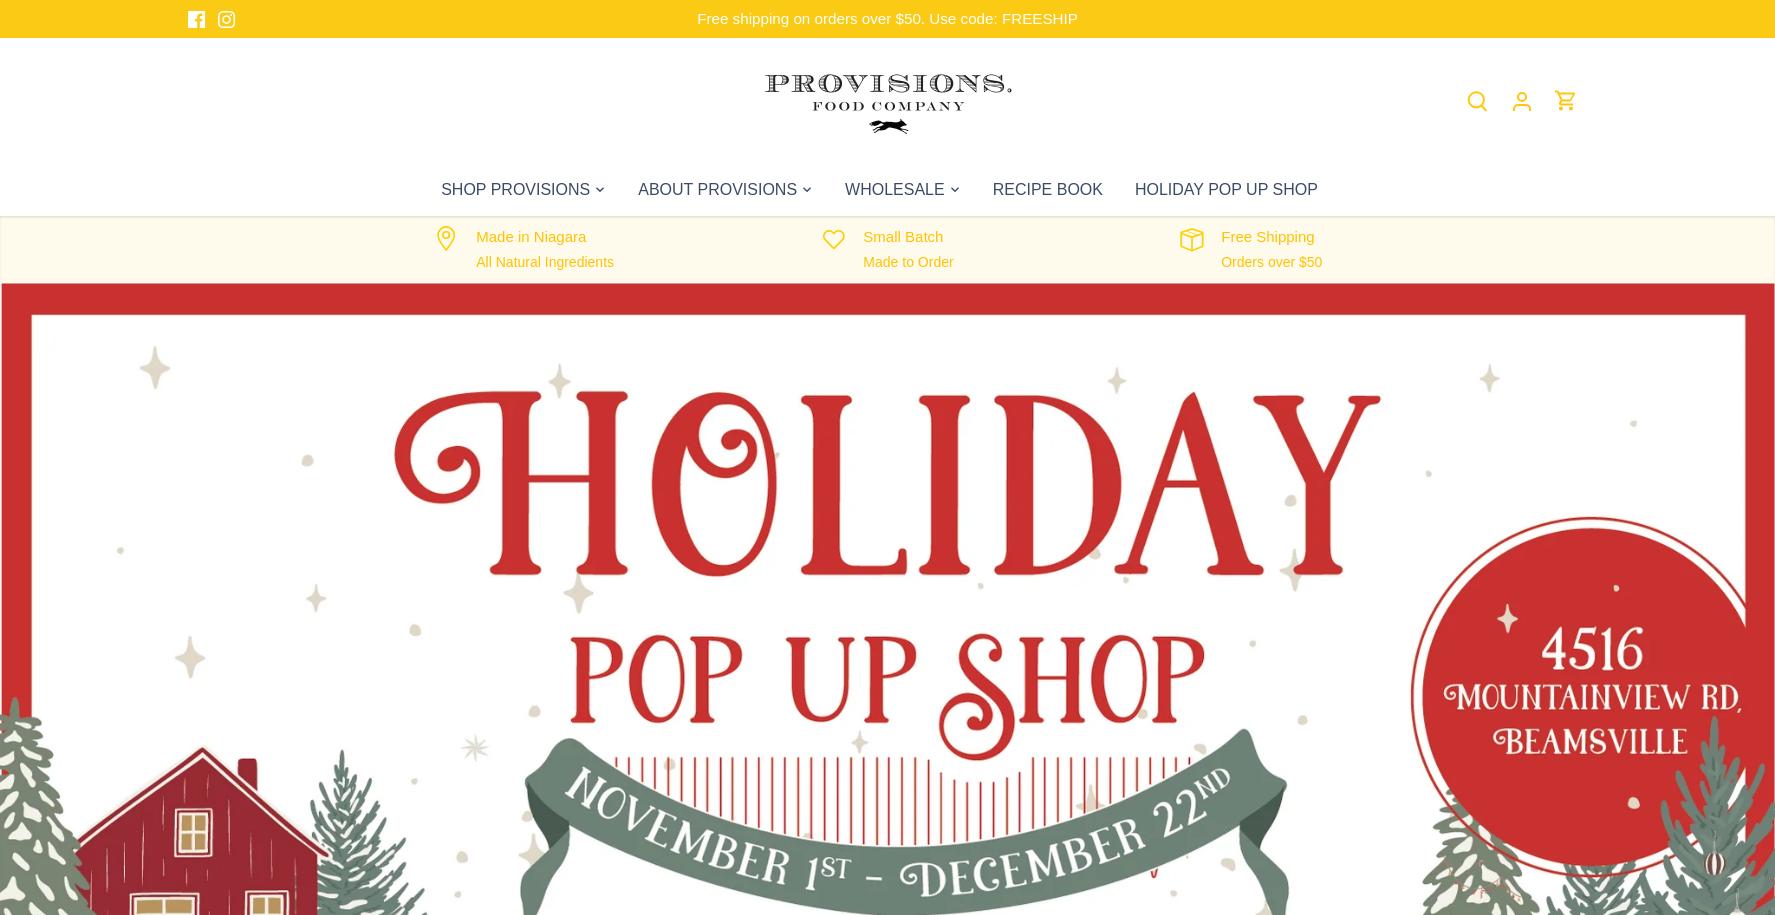 This screenshot has height=915, width=1775. What do you see at coordinates (1267, 235) in the screenshot?
I see `'Free Shipping'` at bounding box center [1267, 235].